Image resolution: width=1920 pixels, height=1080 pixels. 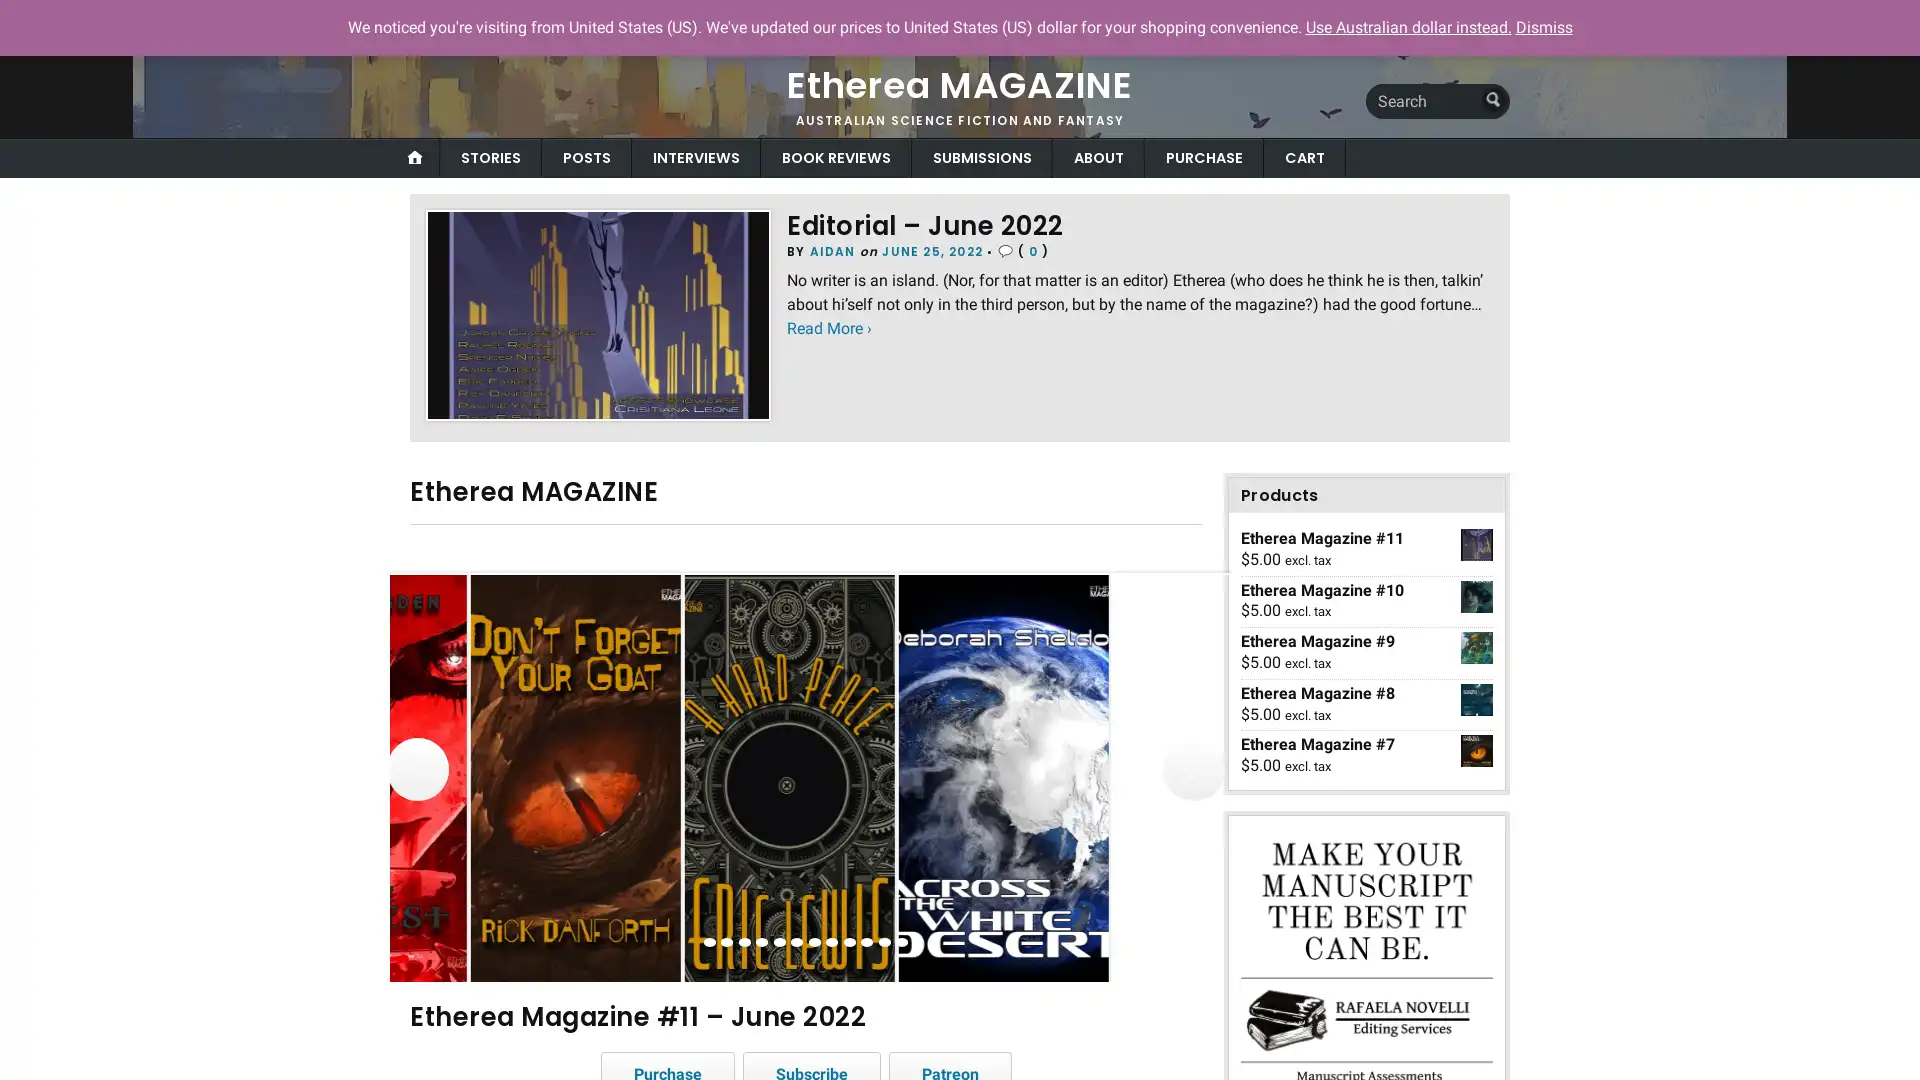 I want to click on view image 7 of 12 in carousel, so click(x=814, y=941).